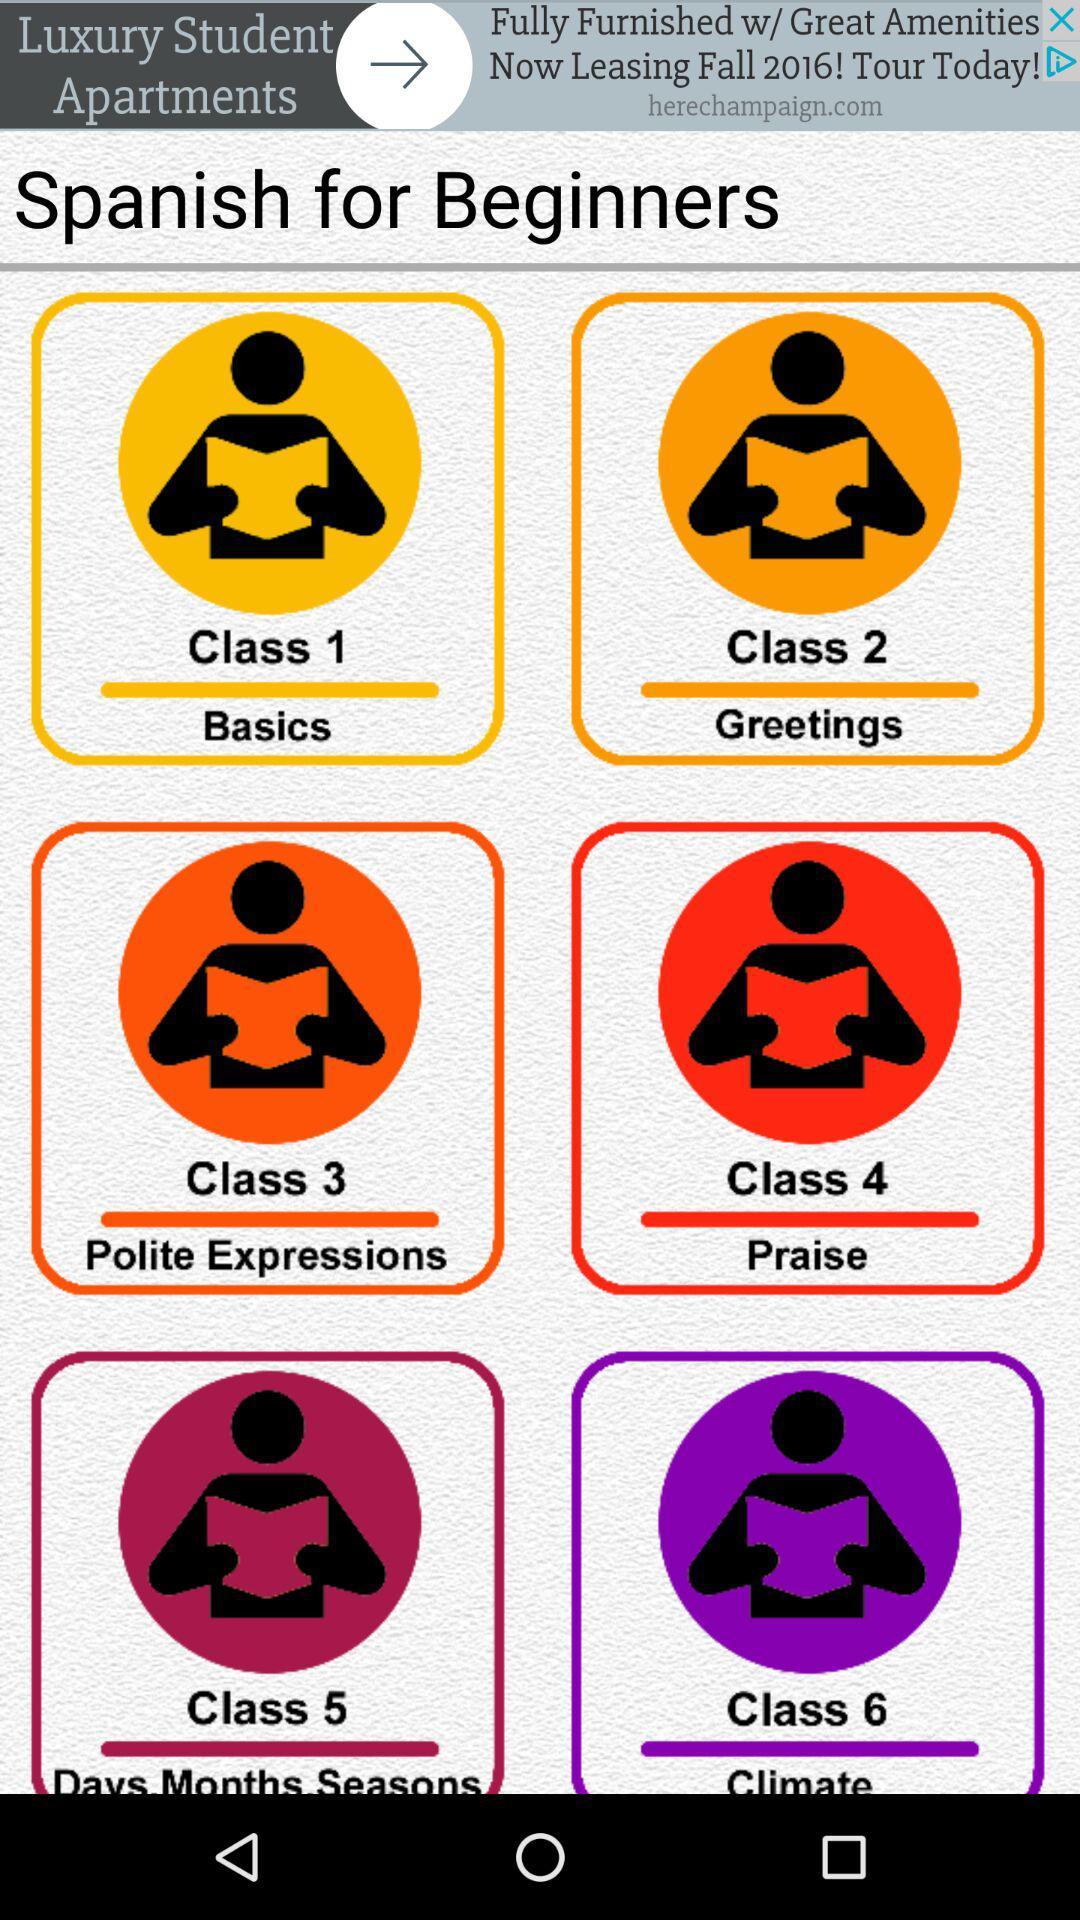 The width and height of the screenshot is (1080, 1920). Describe the element at coordinates (270, 1561) in the screenshot. I see `item` at that location.